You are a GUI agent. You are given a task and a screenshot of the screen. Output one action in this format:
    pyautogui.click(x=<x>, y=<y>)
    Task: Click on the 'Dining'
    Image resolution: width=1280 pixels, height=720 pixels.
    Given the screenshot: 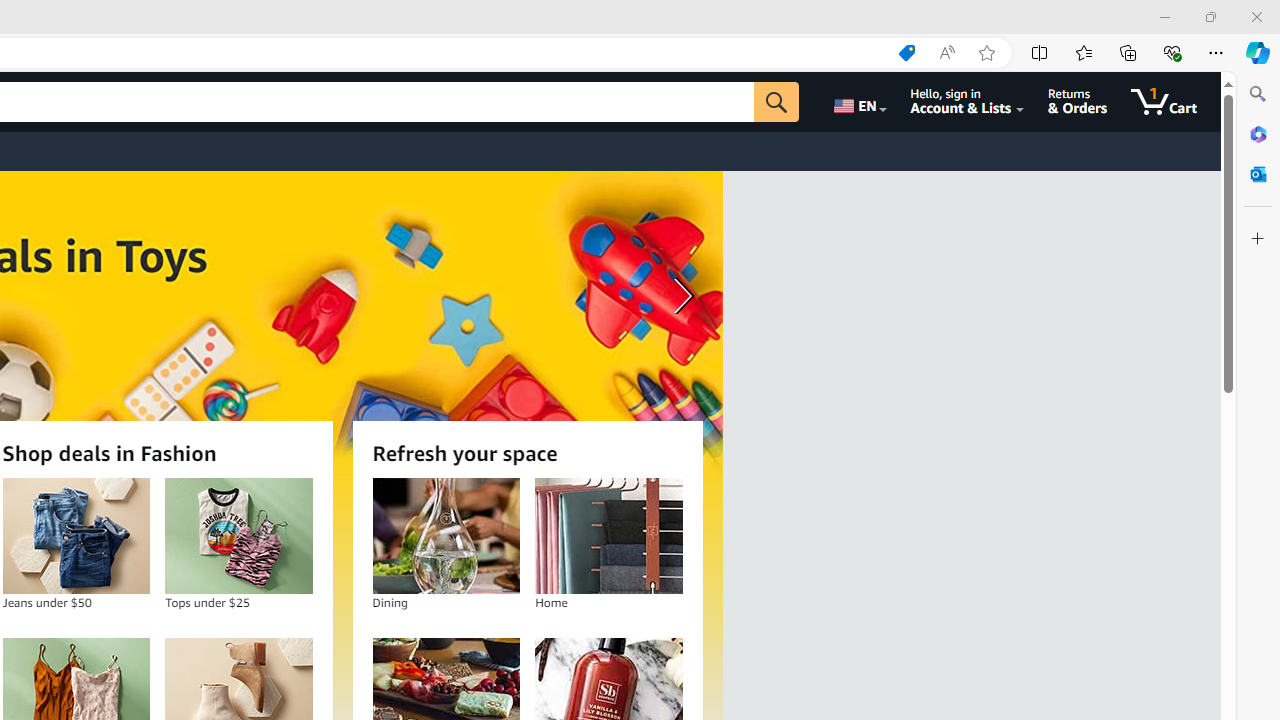 What is the action you would take?
    pyautogui.click(x=445, y=535)
    